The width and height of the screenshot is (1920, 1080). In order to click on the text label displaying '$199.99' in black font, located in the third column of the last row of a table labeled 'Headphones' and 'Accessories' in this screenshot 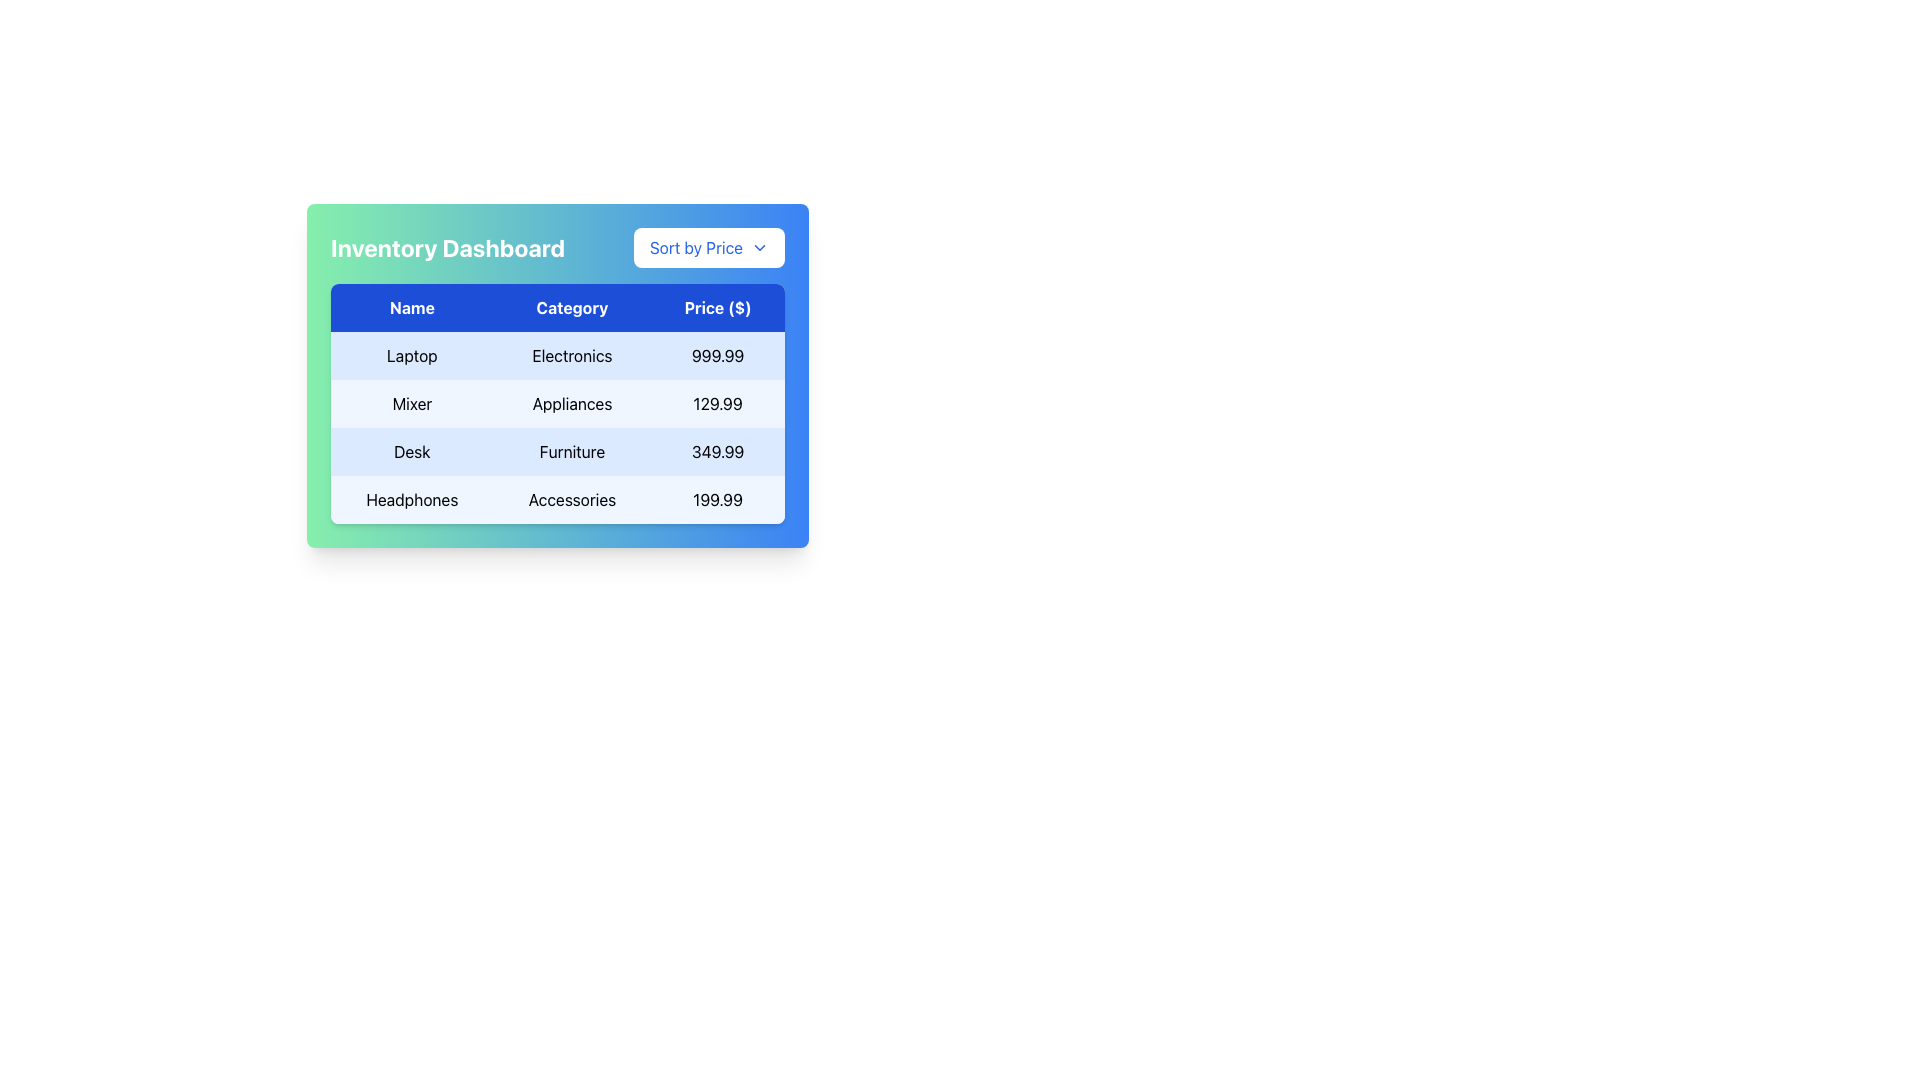, I will do `click(718, 499)`.